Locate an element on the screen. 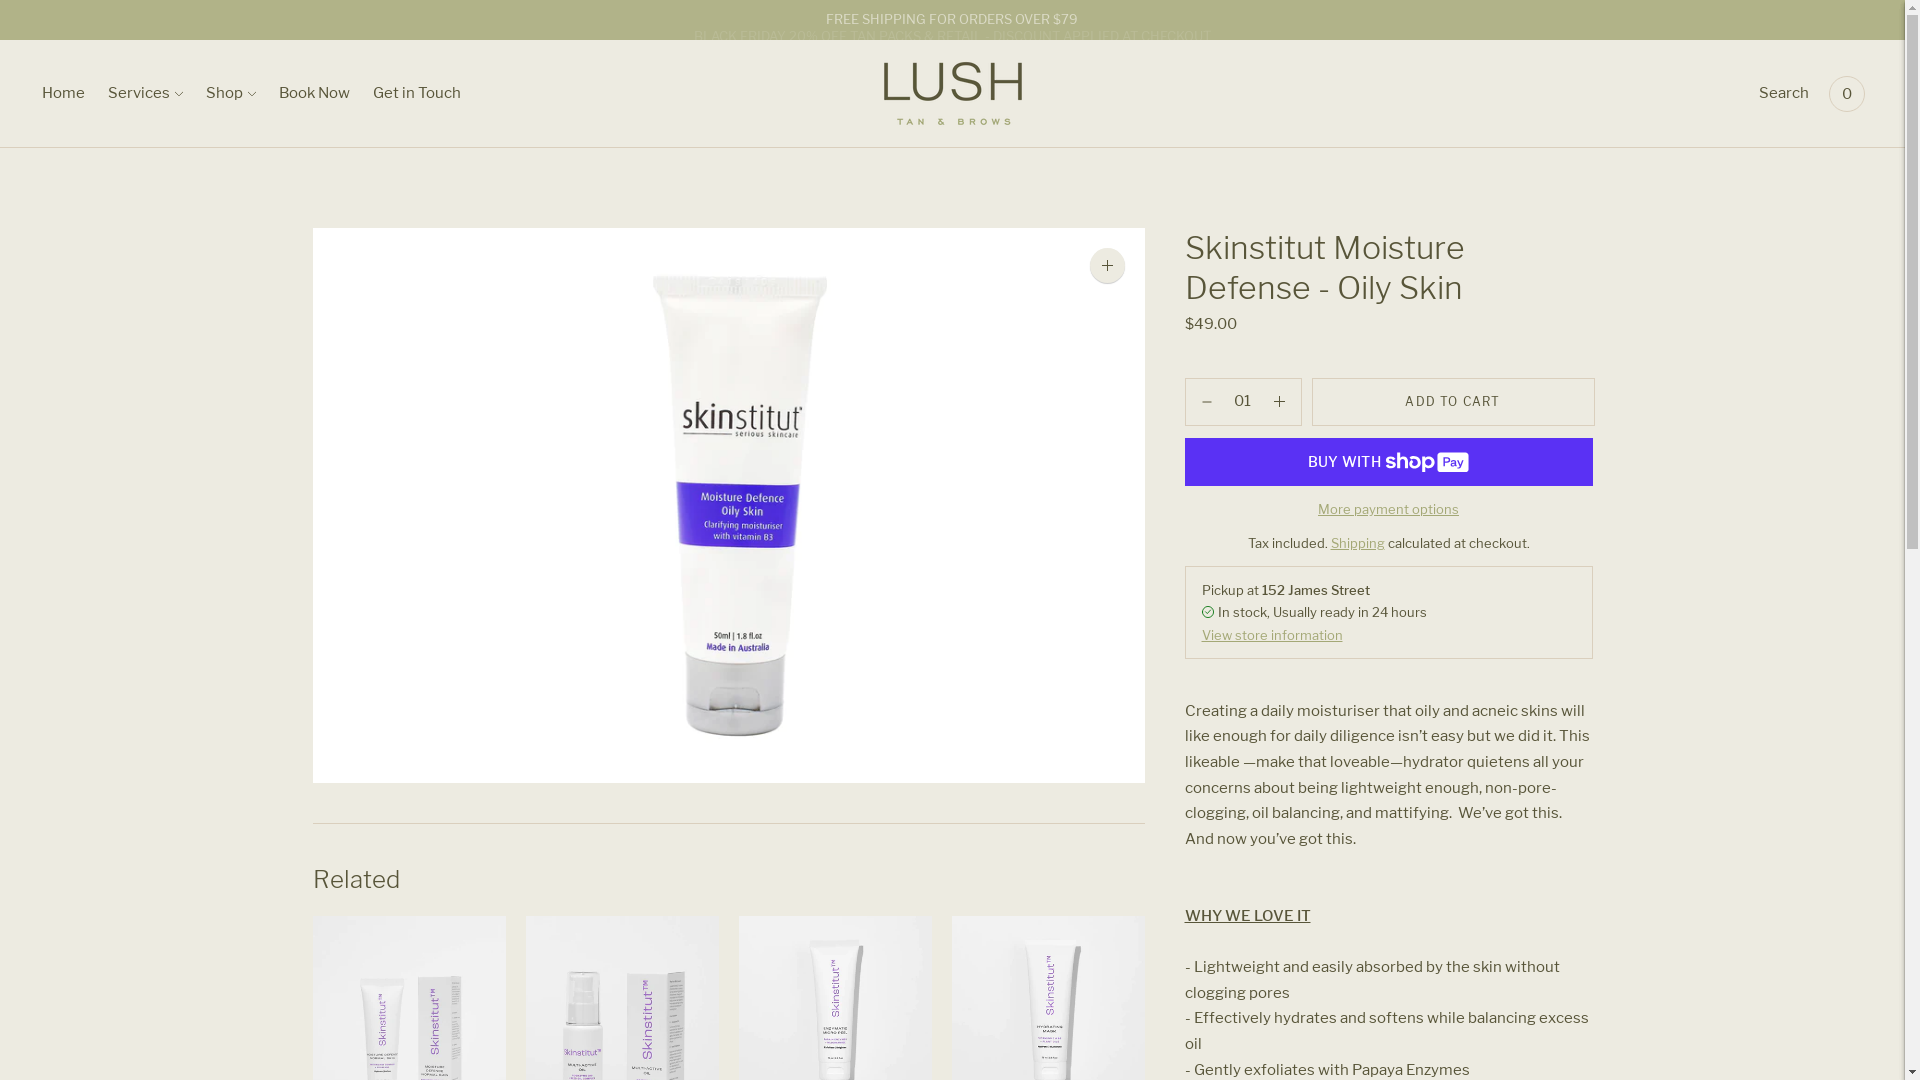  'Get in Touch' is located at coordinates (416, 93).